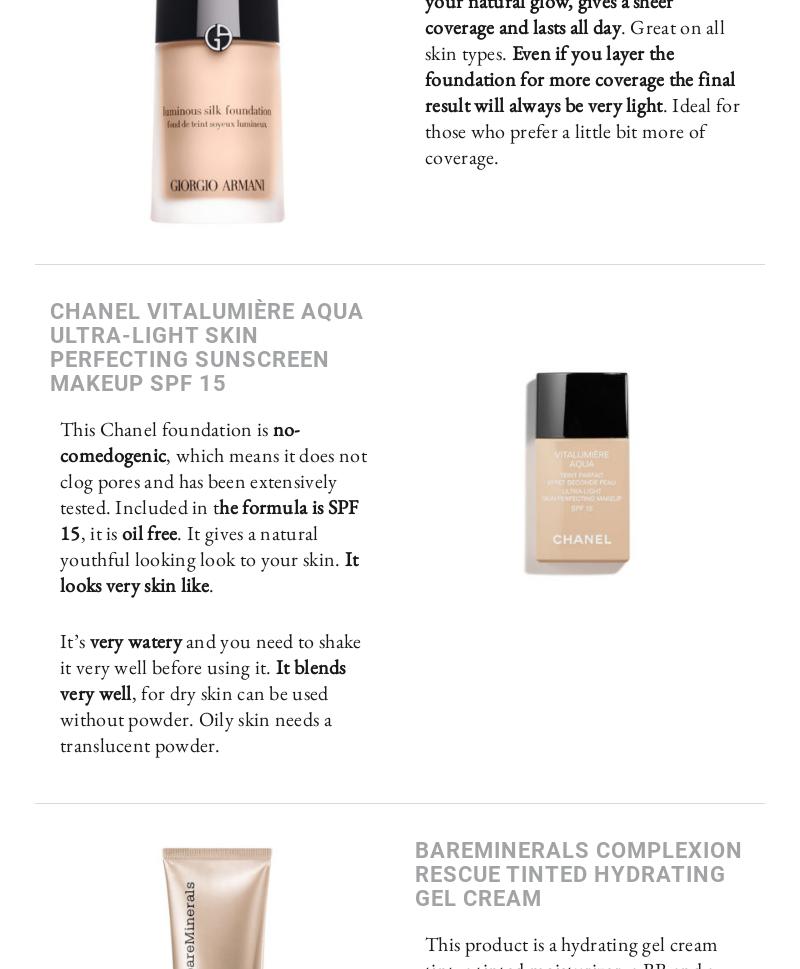 The image size is (800, 969). I want to click on 'and you need to shake it very well before using it.', so click(210, 653).